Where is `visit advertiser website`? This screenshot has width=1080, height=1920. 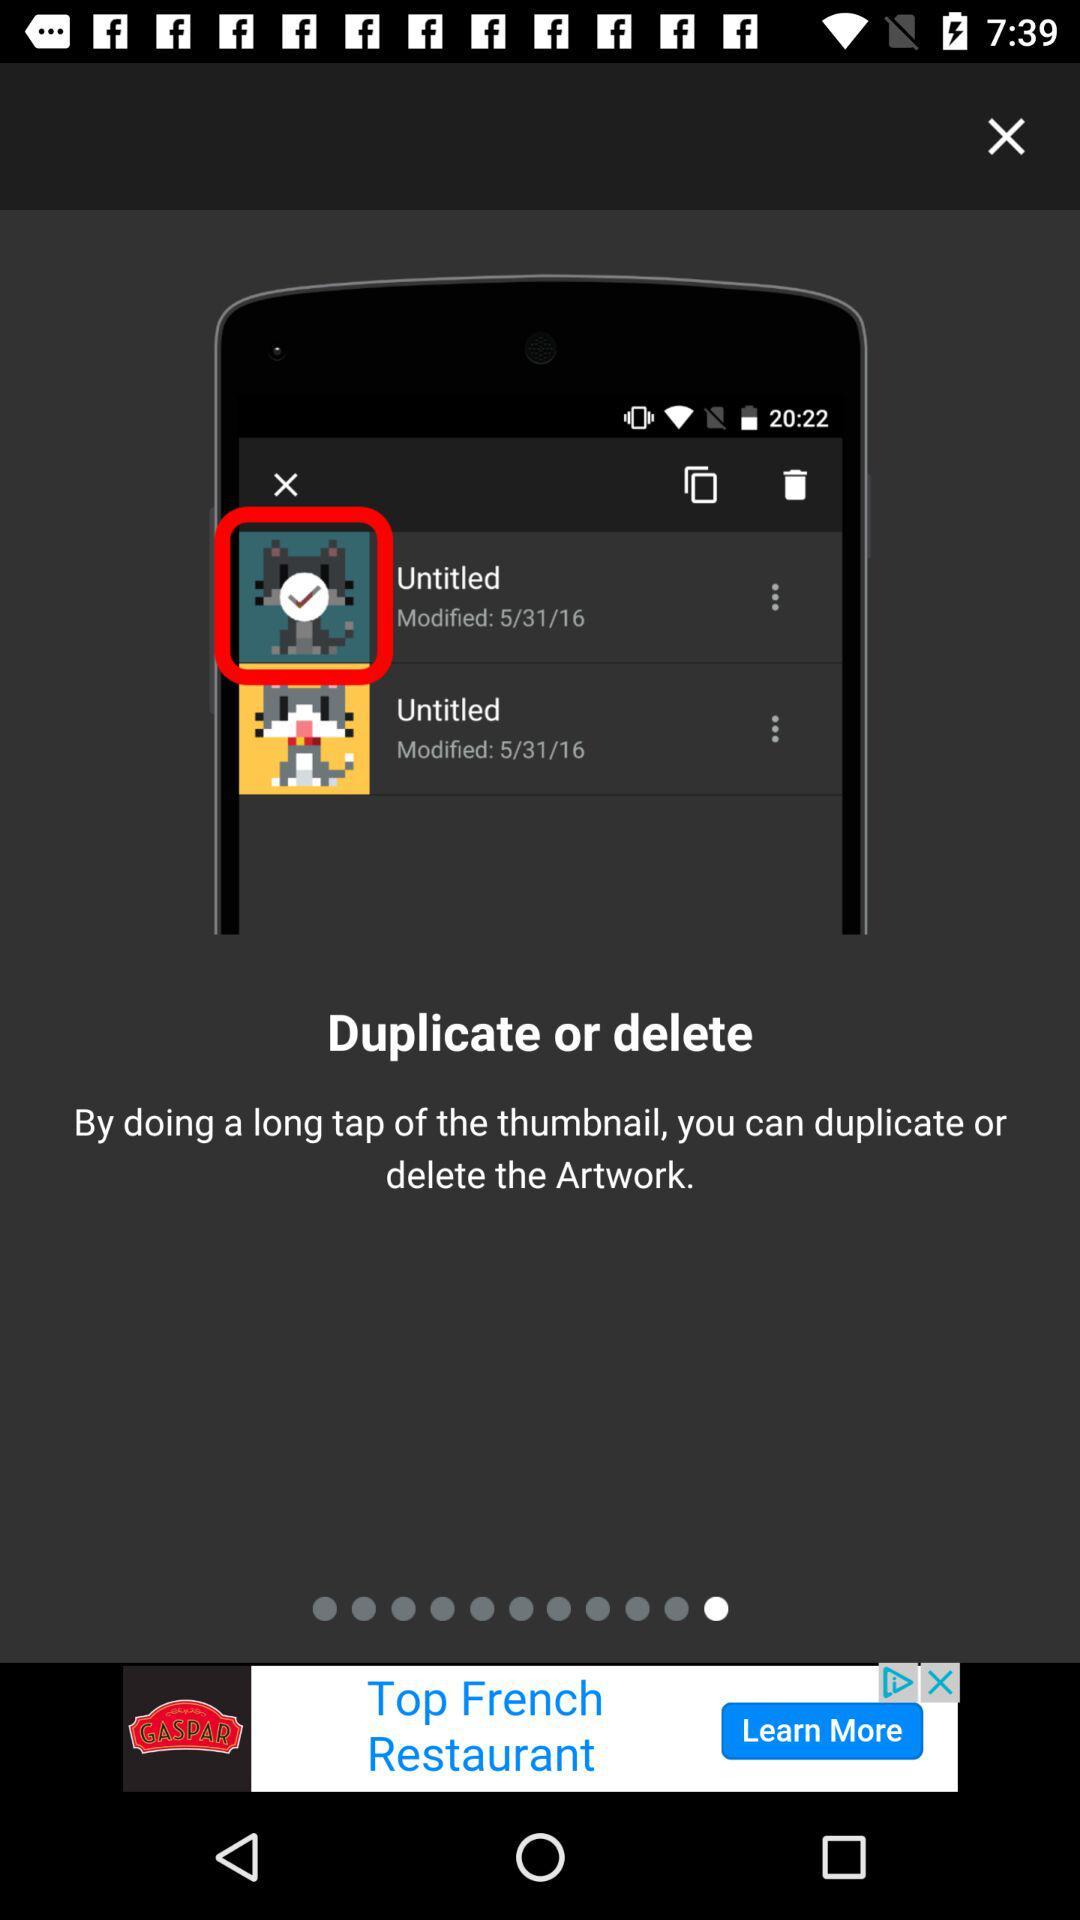 visit advertiser website is located at coordinates (540, 1727).